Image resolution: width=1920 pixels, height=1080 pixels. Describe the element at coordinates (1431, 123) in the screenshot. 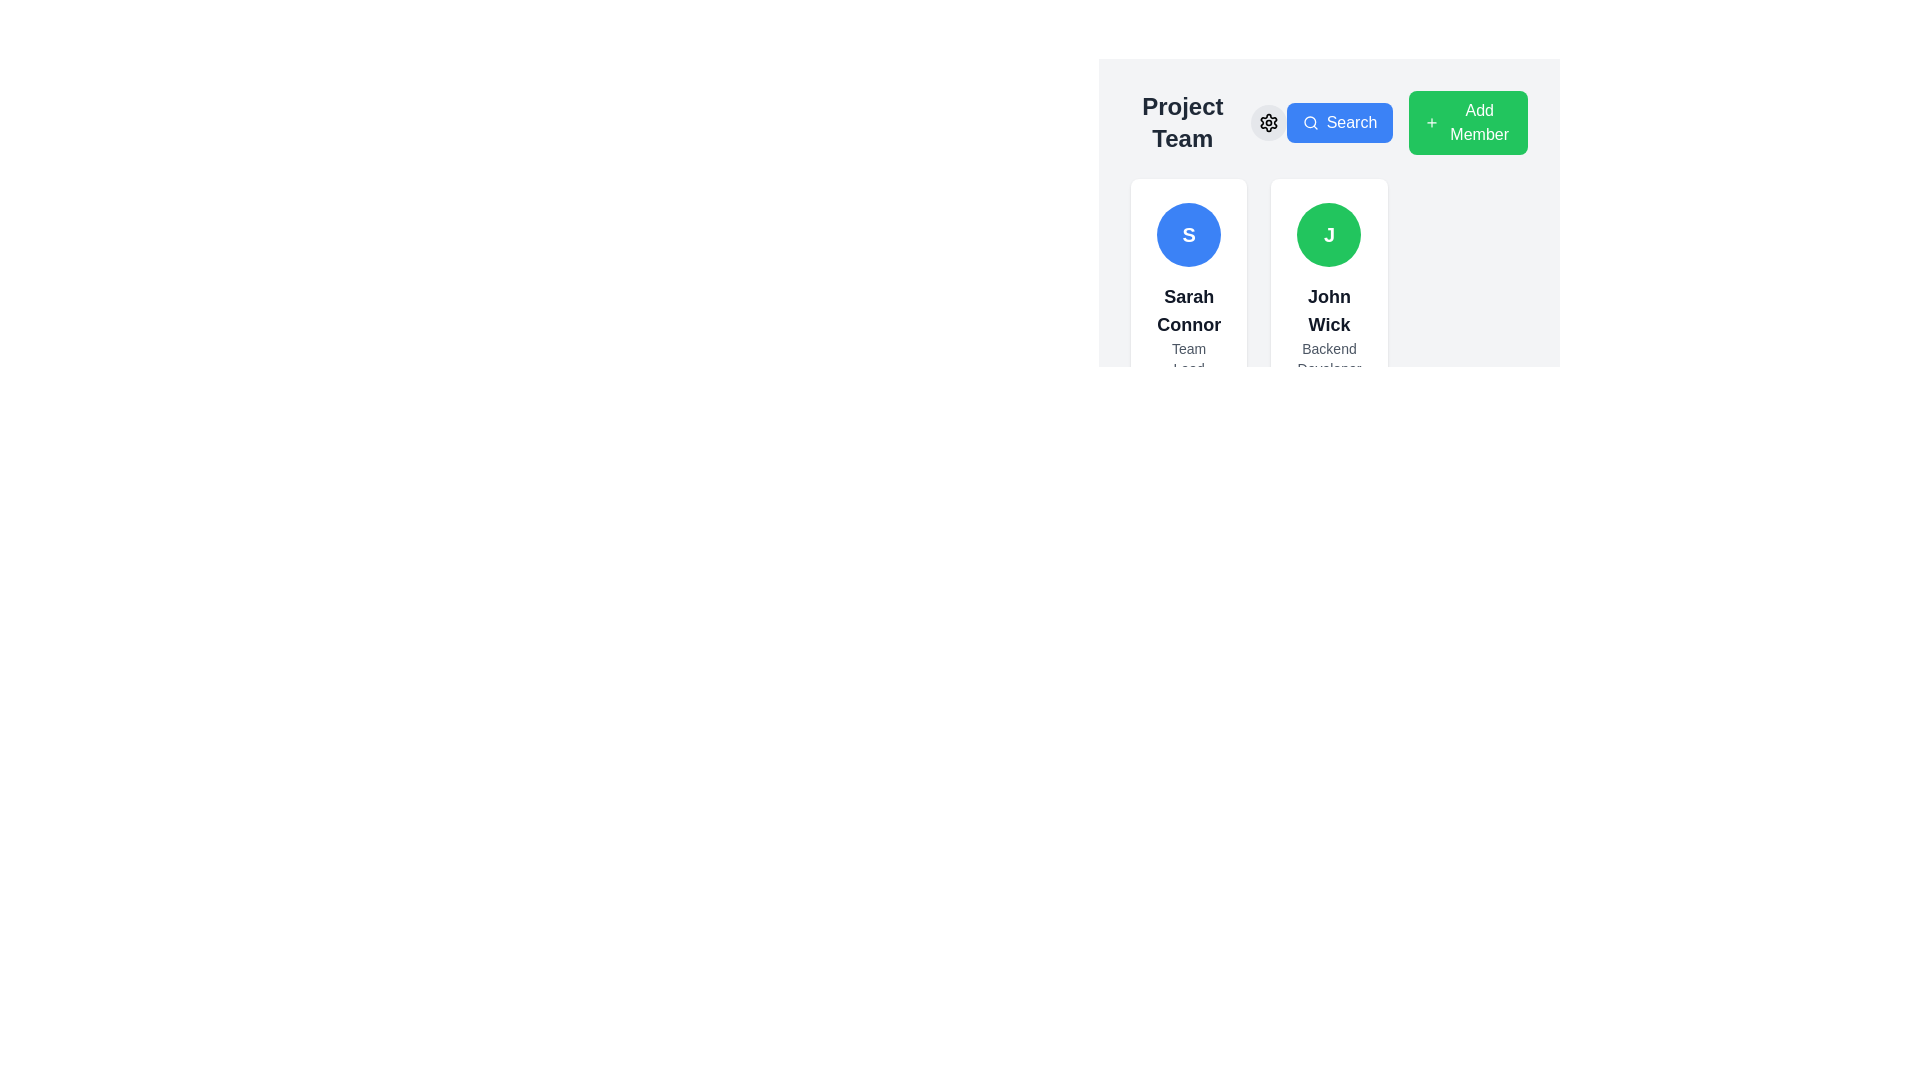

I see `the small green circular icon with a white plus symbol, located inside the green 'Add Member' button in the top-right corner of the interface` at that location.